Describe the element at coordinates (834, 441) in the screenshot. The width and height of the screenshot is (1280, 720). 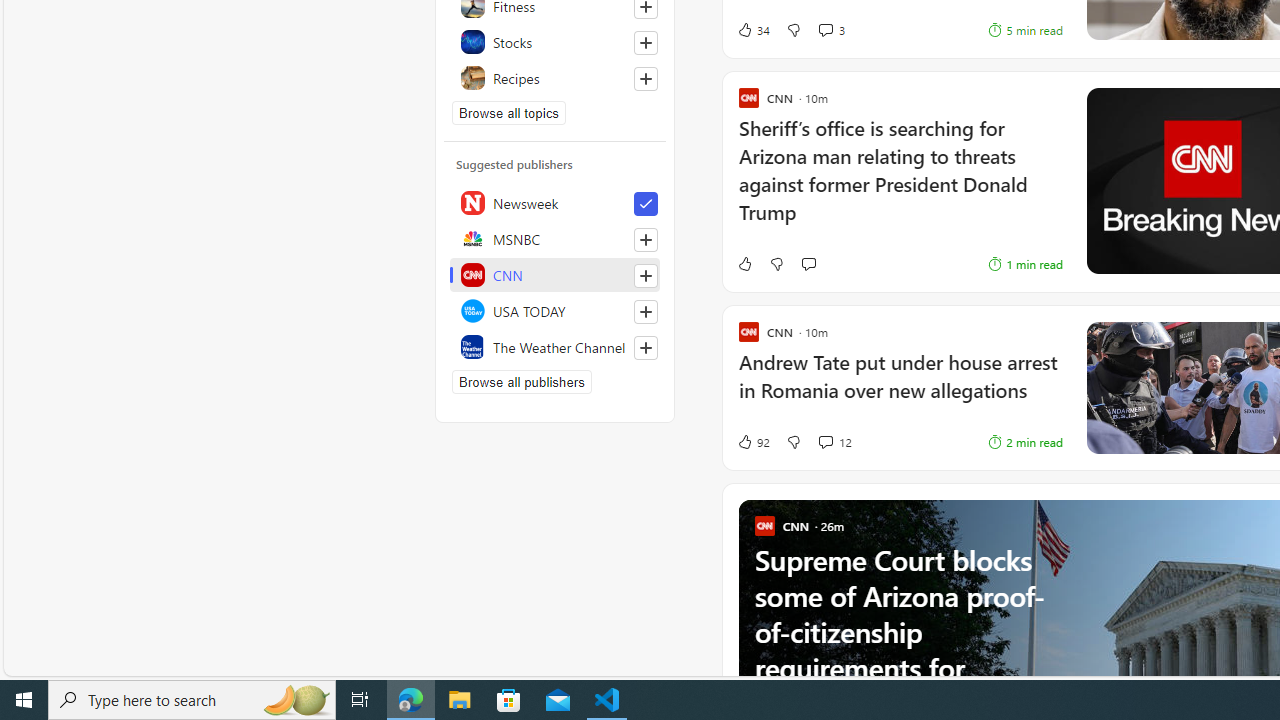
I see `'View comments 12 Comment'` at that location.